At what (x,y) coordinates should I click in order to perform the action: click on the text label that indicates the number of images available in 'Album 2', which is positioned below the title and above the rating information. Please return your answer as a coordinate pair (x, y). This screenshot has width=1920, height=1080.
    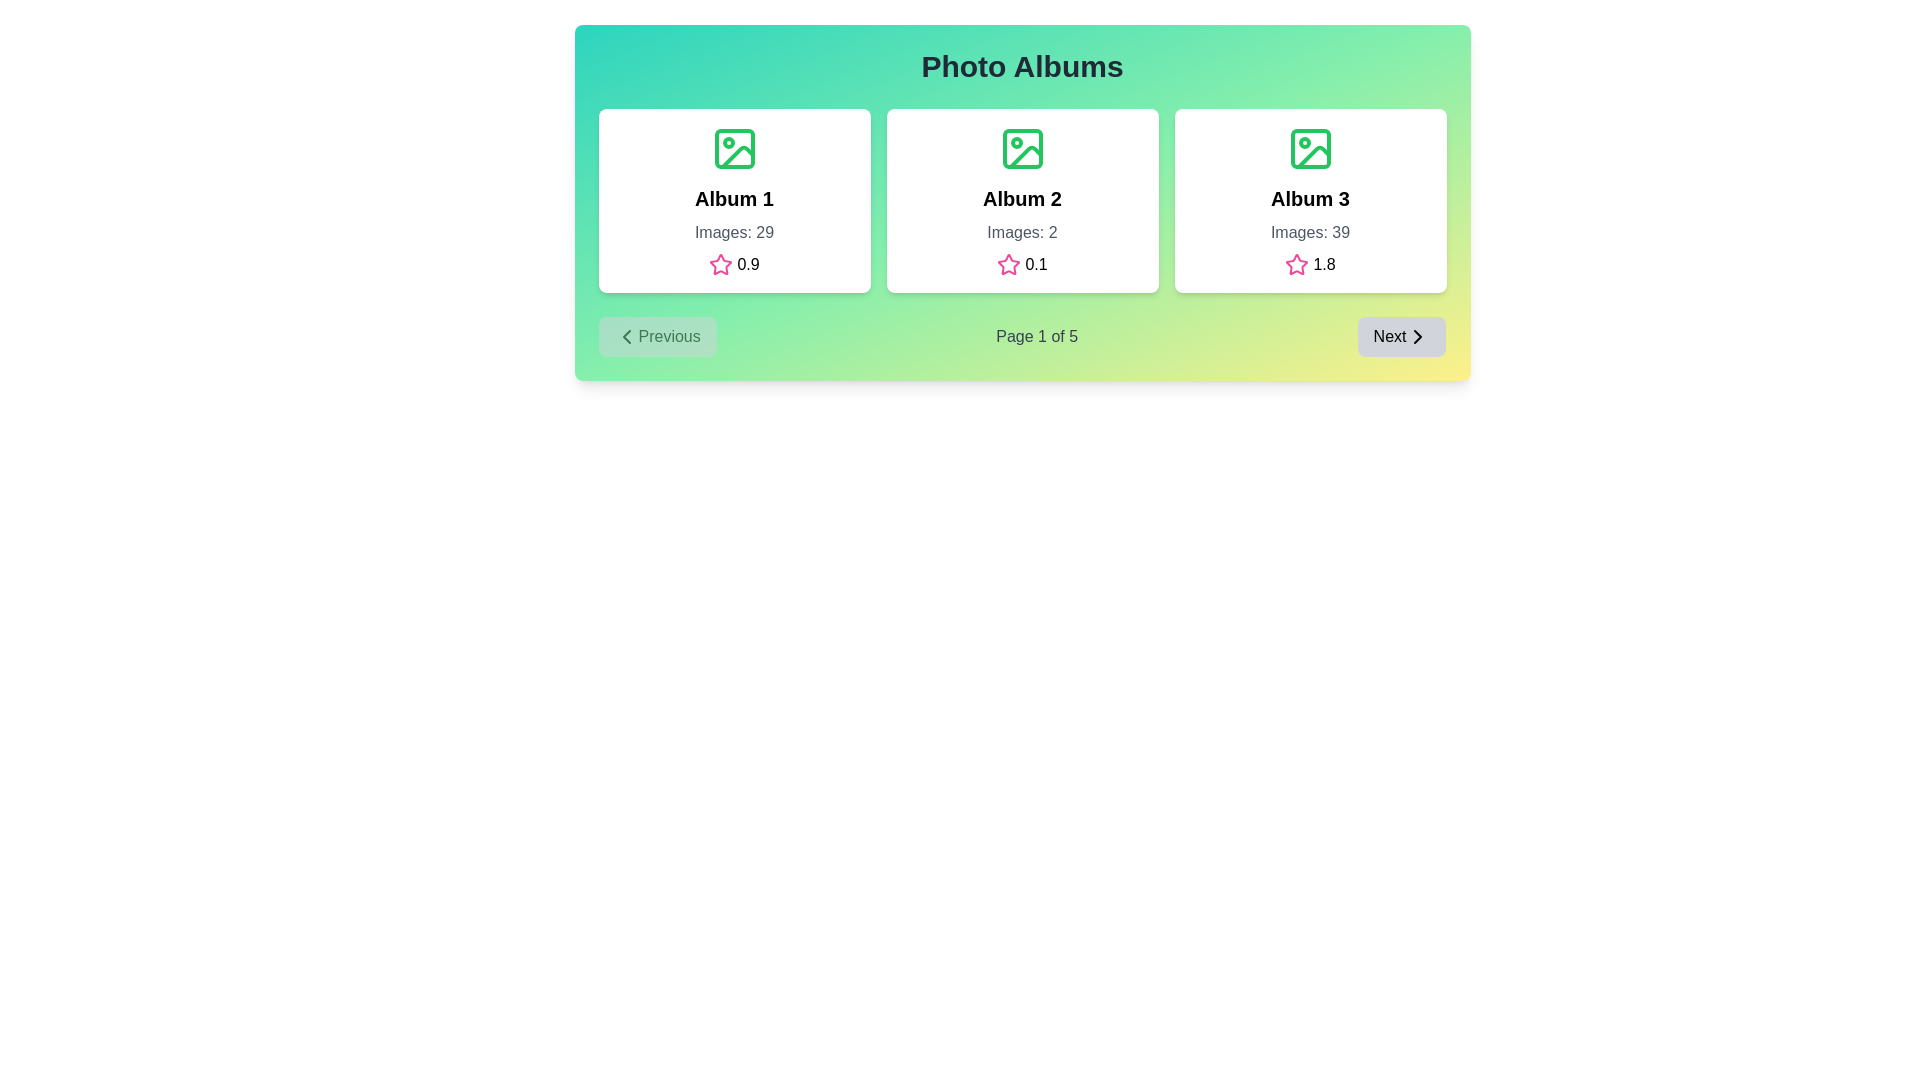
    Looking at the image, I should click on (1022, 231).